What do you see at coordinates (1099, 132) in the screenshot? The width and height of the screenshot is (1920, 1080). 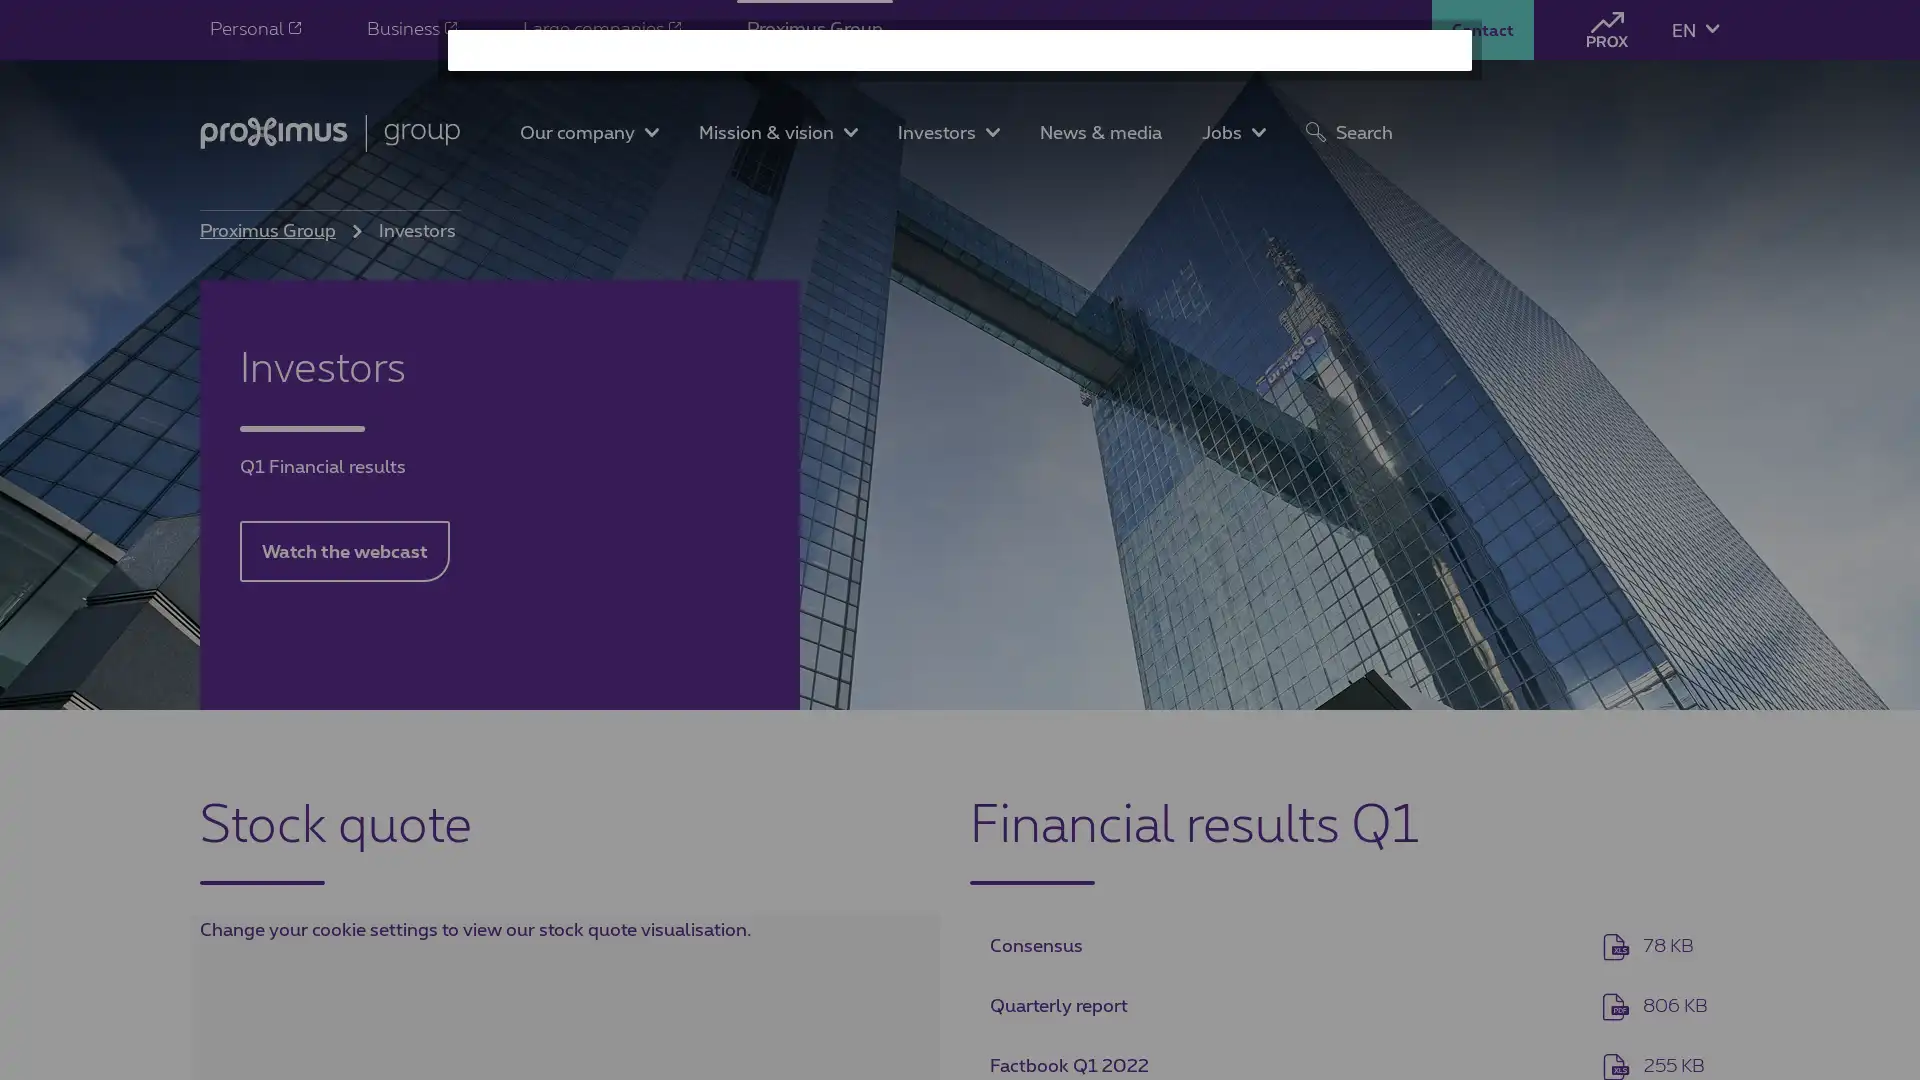 I see `News & media` at bounding box center [1099, 132].